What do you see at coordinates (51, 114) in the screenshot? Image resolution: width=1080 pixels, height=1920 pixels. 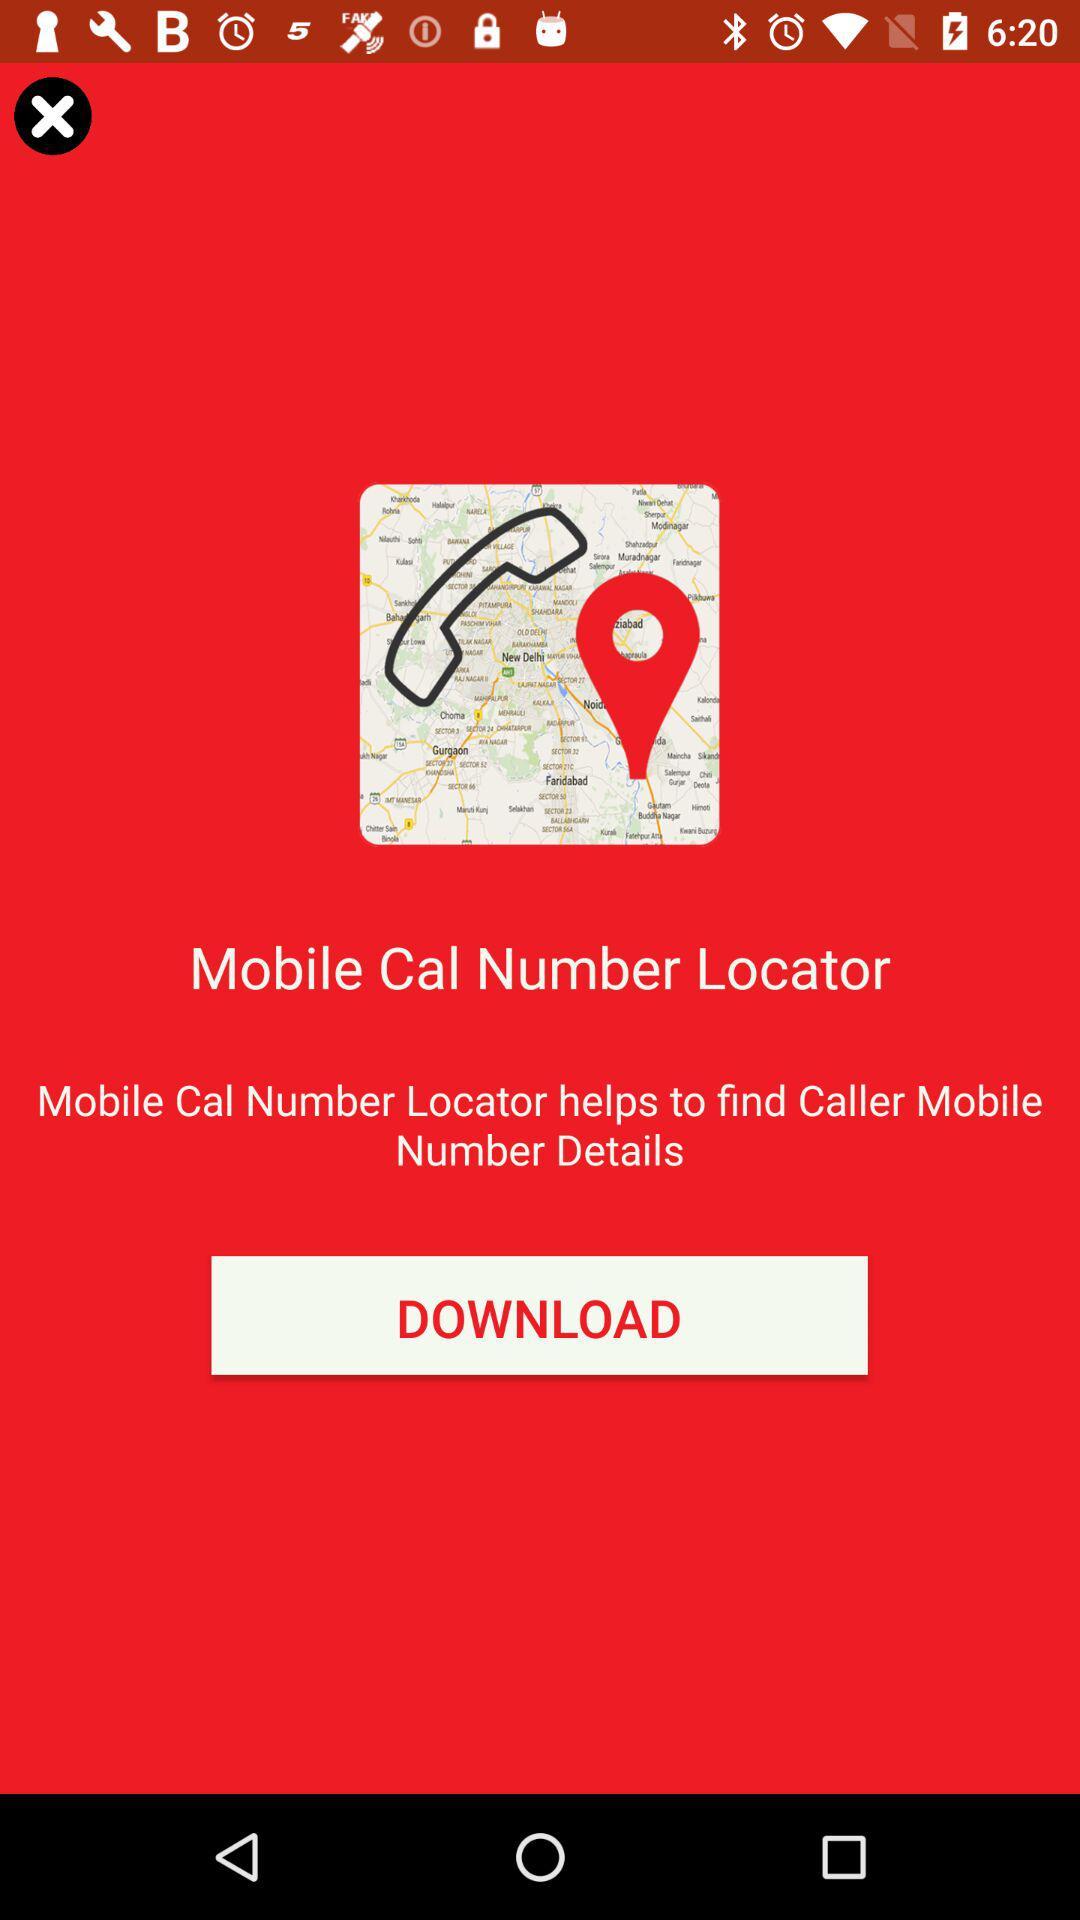 I see `exit` at bounding box center [51, 114].